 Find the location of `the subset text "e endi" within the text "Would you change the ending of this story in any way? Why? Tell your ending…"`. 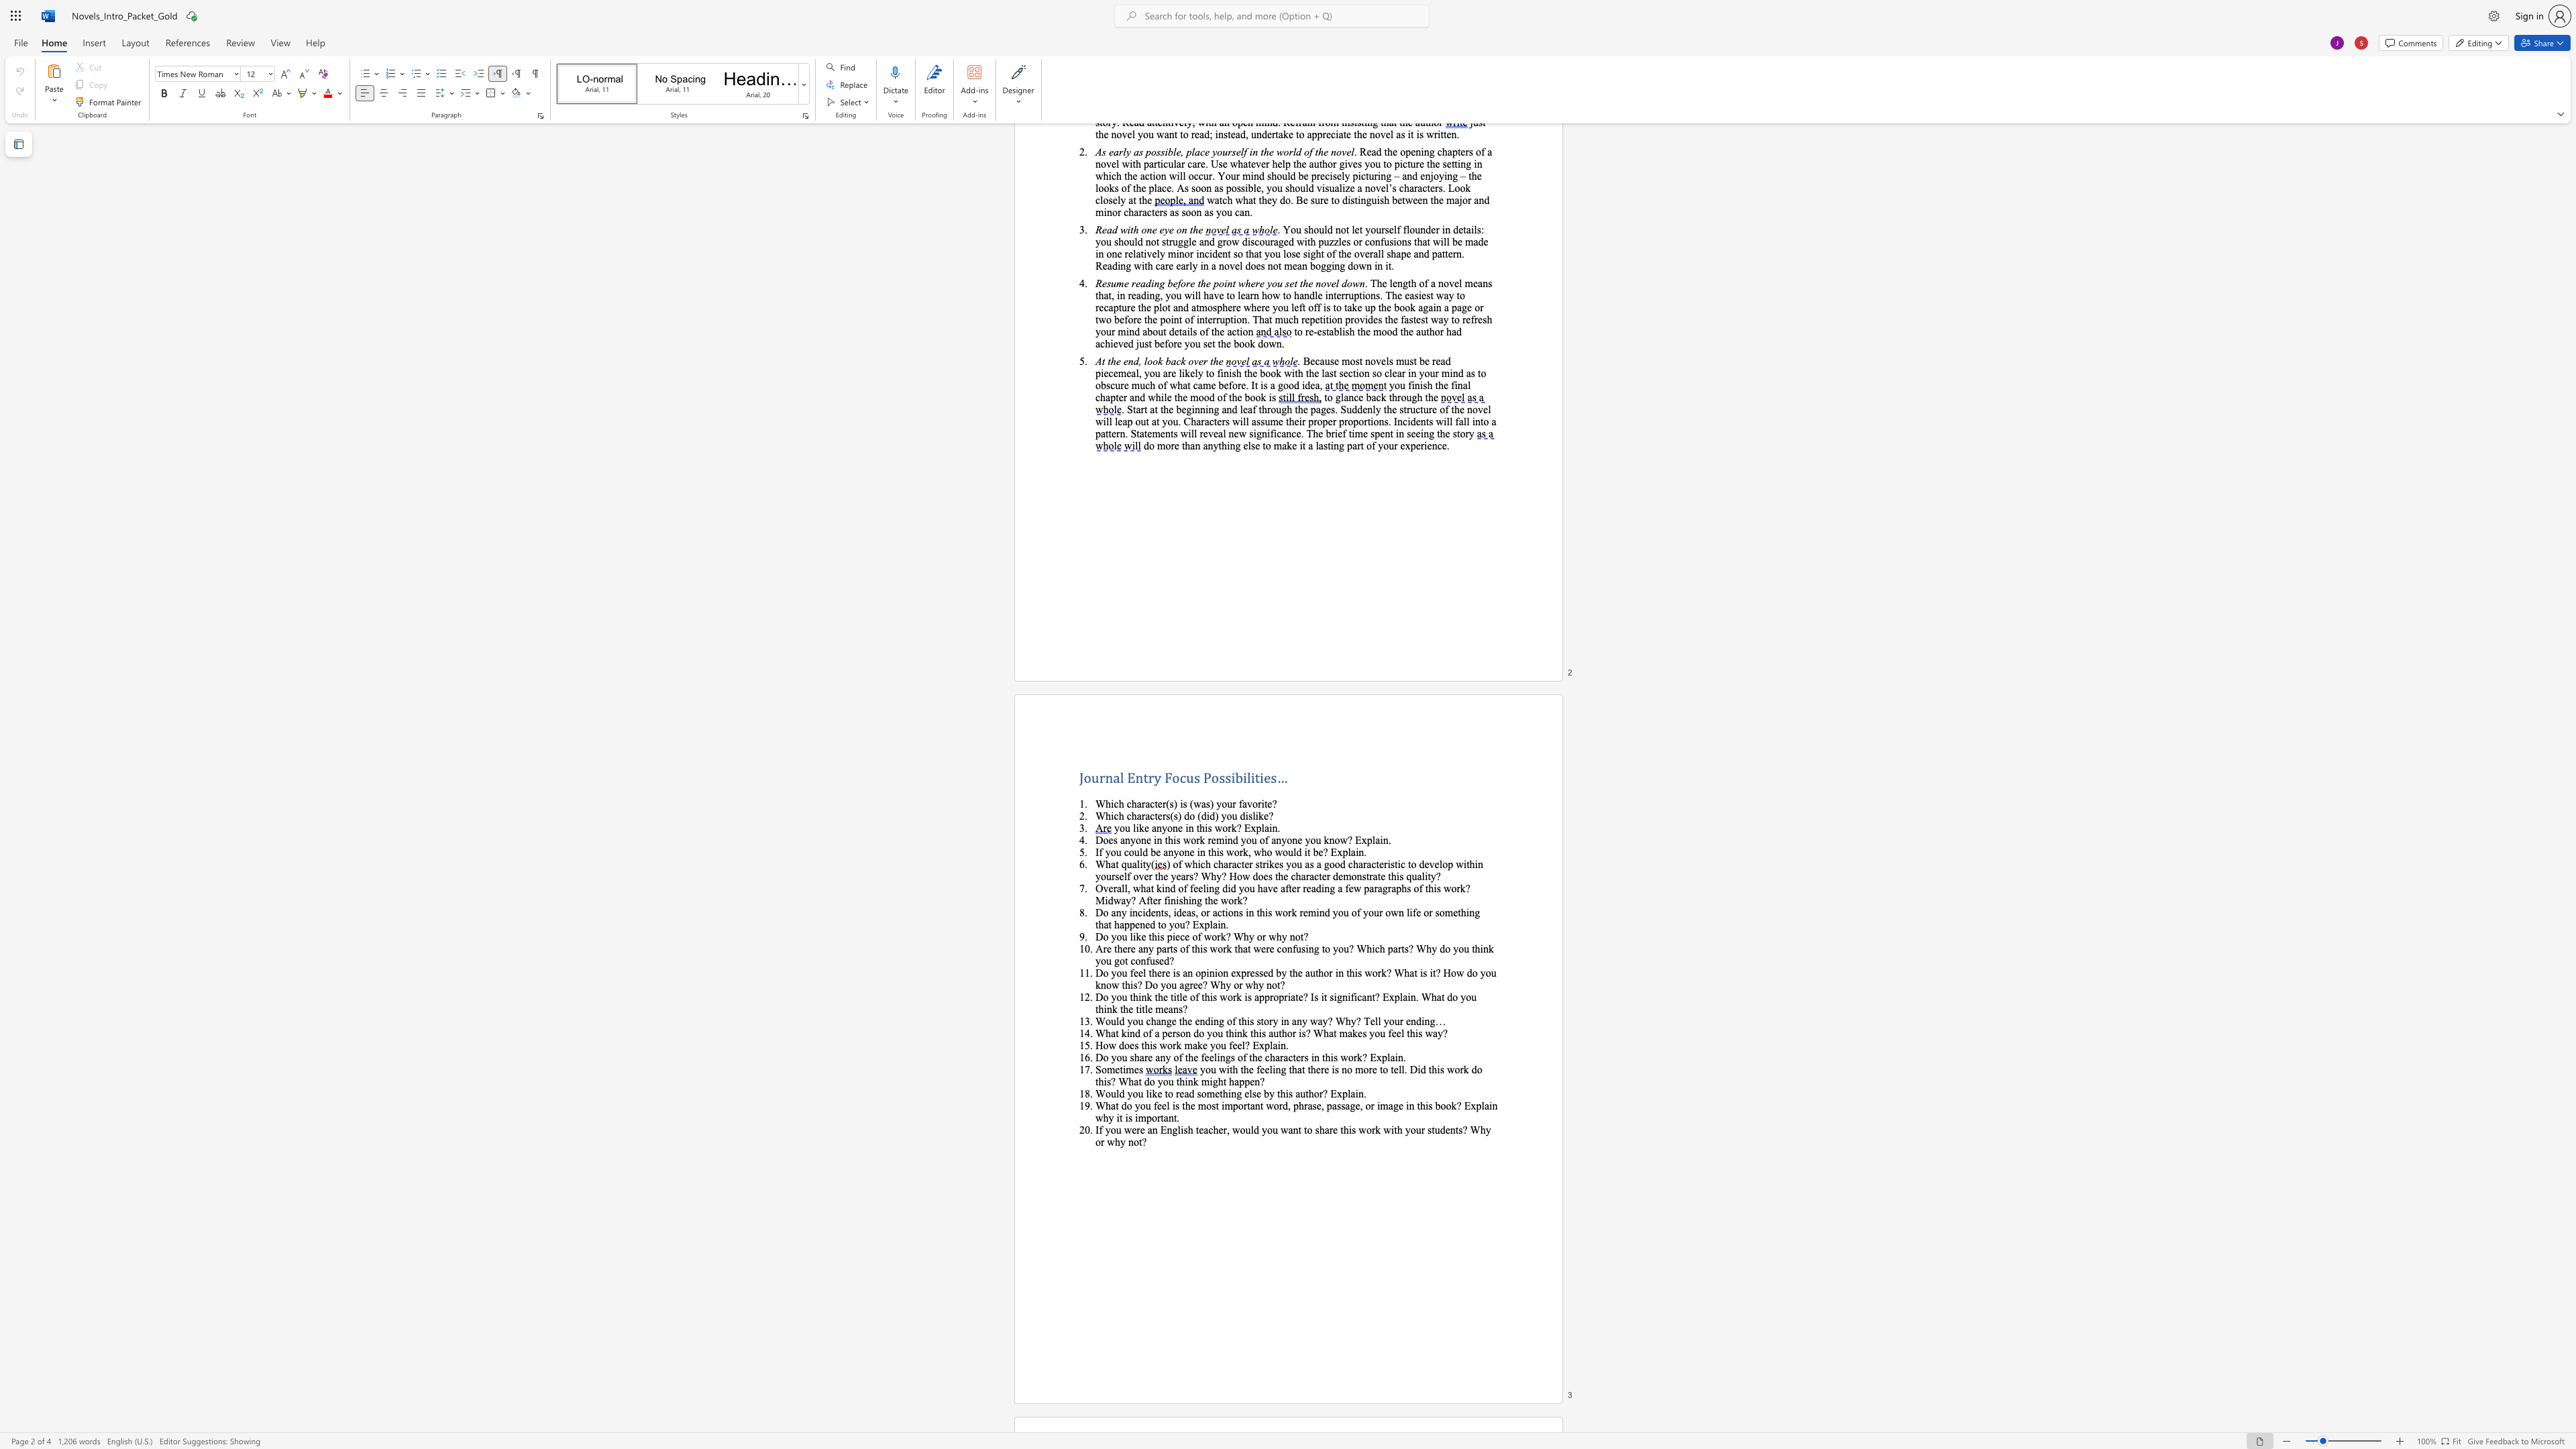

the subset text "e endi" within the text "Would you change the ending of this story in any way? Why? Tell your ending…" is located at coordinates (1187, 1020).